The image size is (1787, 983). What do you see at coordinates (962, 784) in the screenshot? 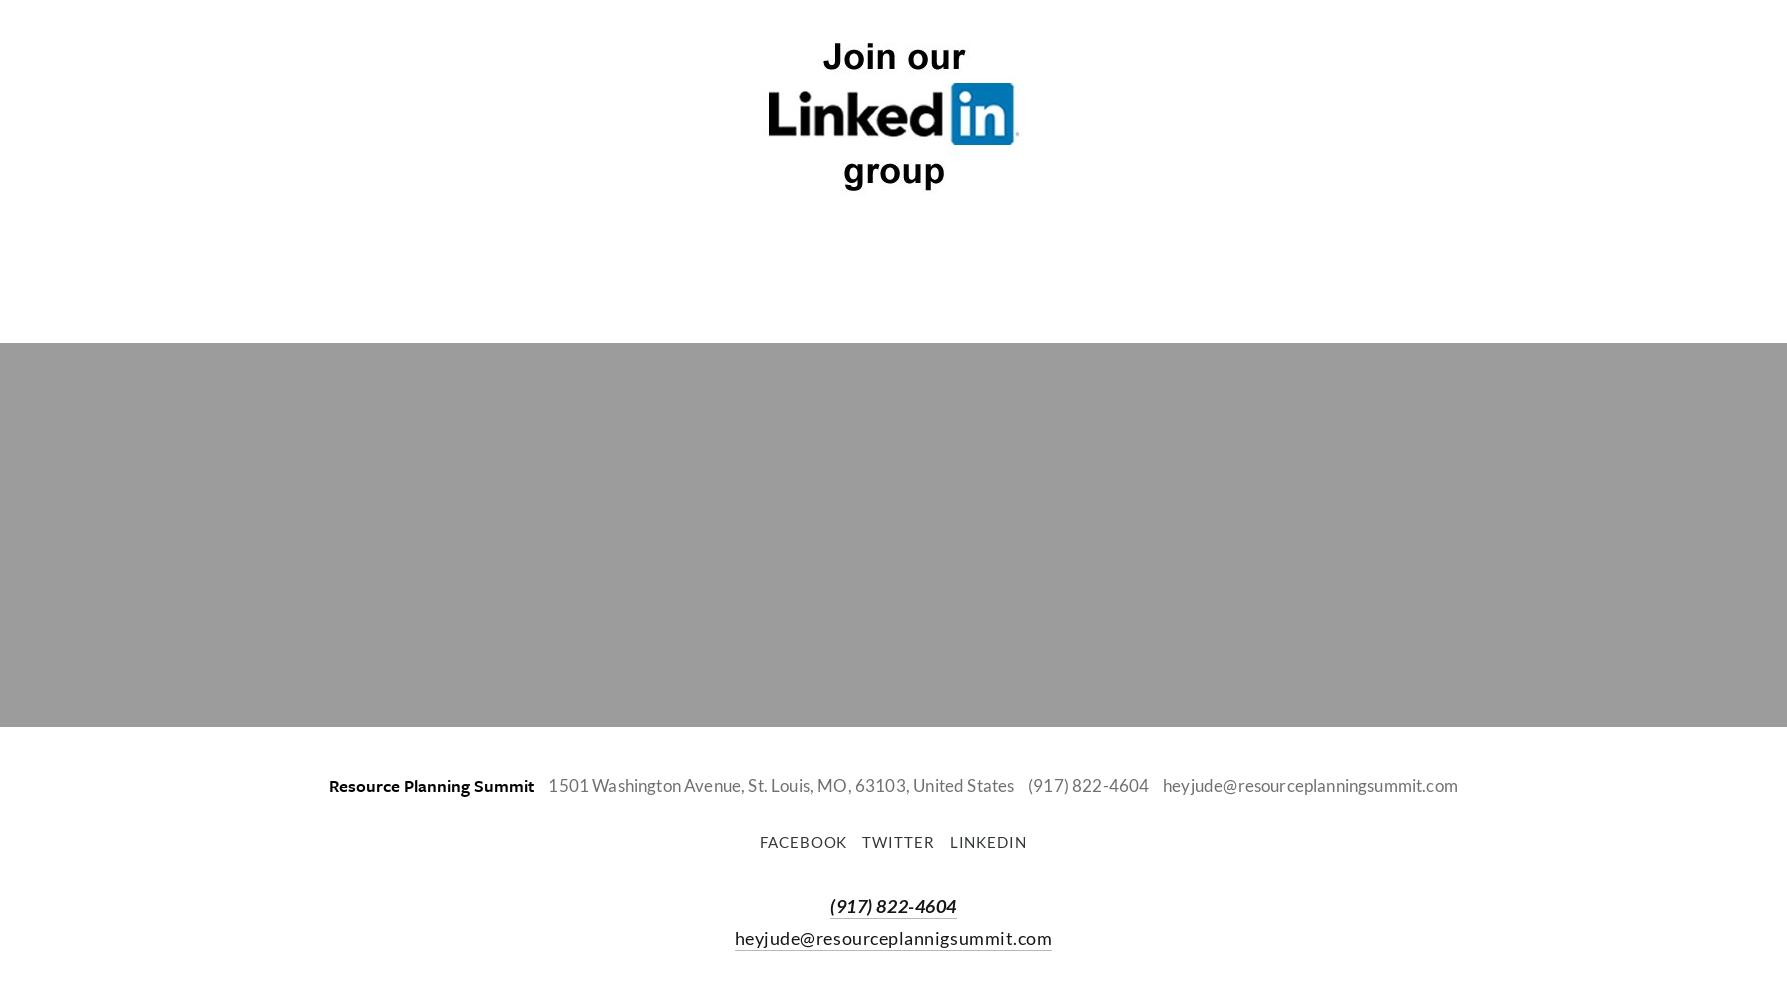
I see `'United States'` at bounding box center [962, 784].